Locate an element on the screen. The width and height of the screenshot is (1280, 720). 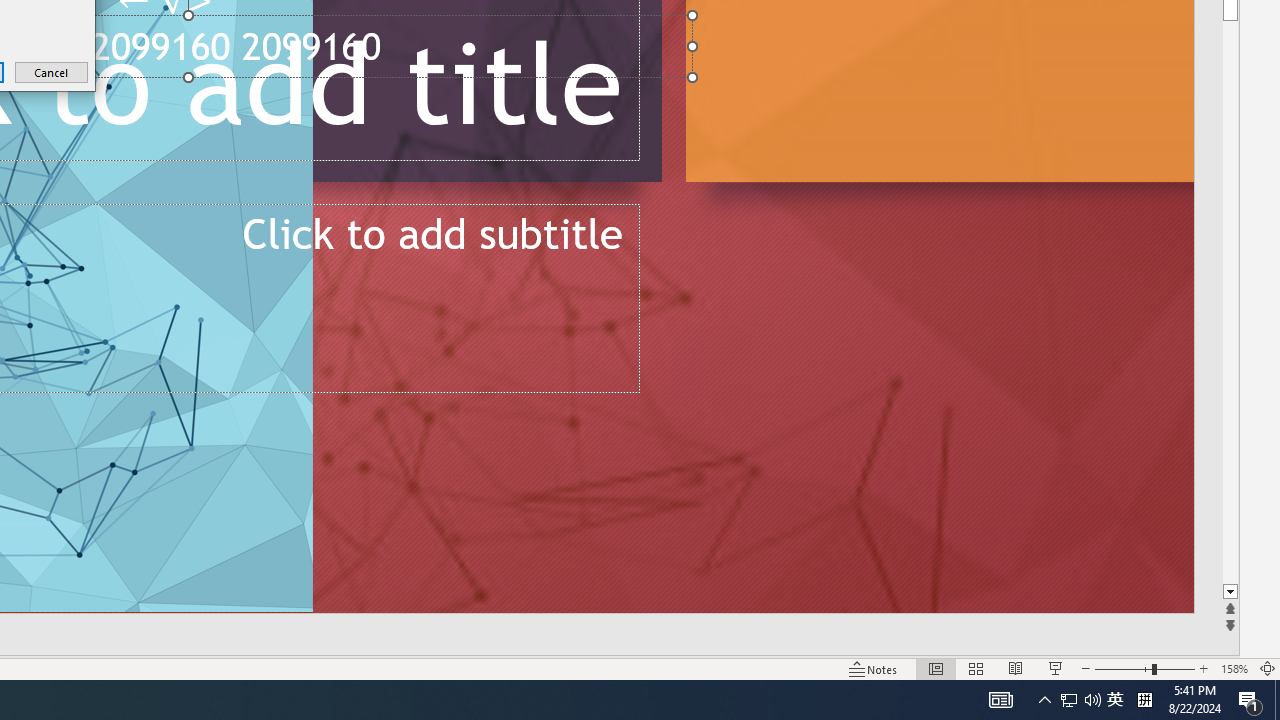
'Show desktop' is located at coordinates (1276, 698).